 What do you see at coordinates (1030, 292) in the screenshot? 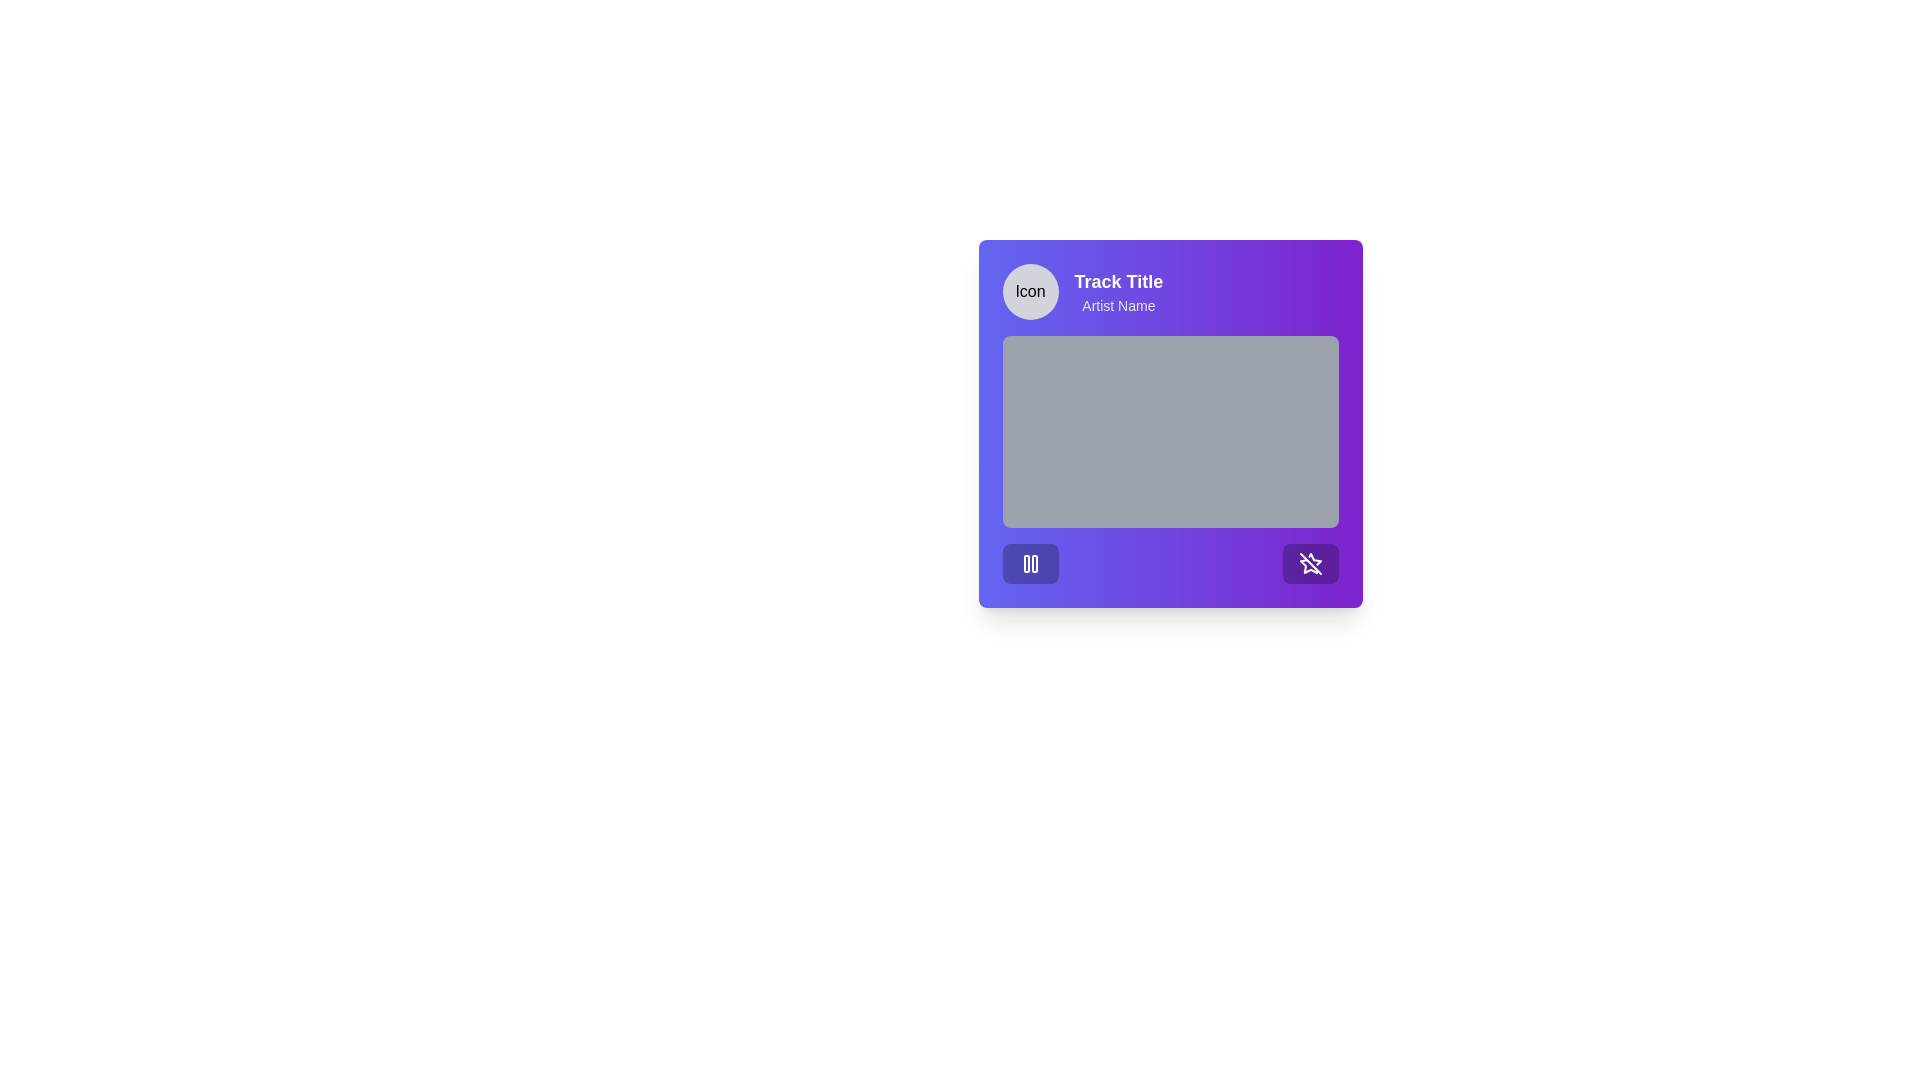
I see `the circular graphic element with the text 'Icon' in black, which is styled with rounded edges and located` at bounding box center [1030, 292].